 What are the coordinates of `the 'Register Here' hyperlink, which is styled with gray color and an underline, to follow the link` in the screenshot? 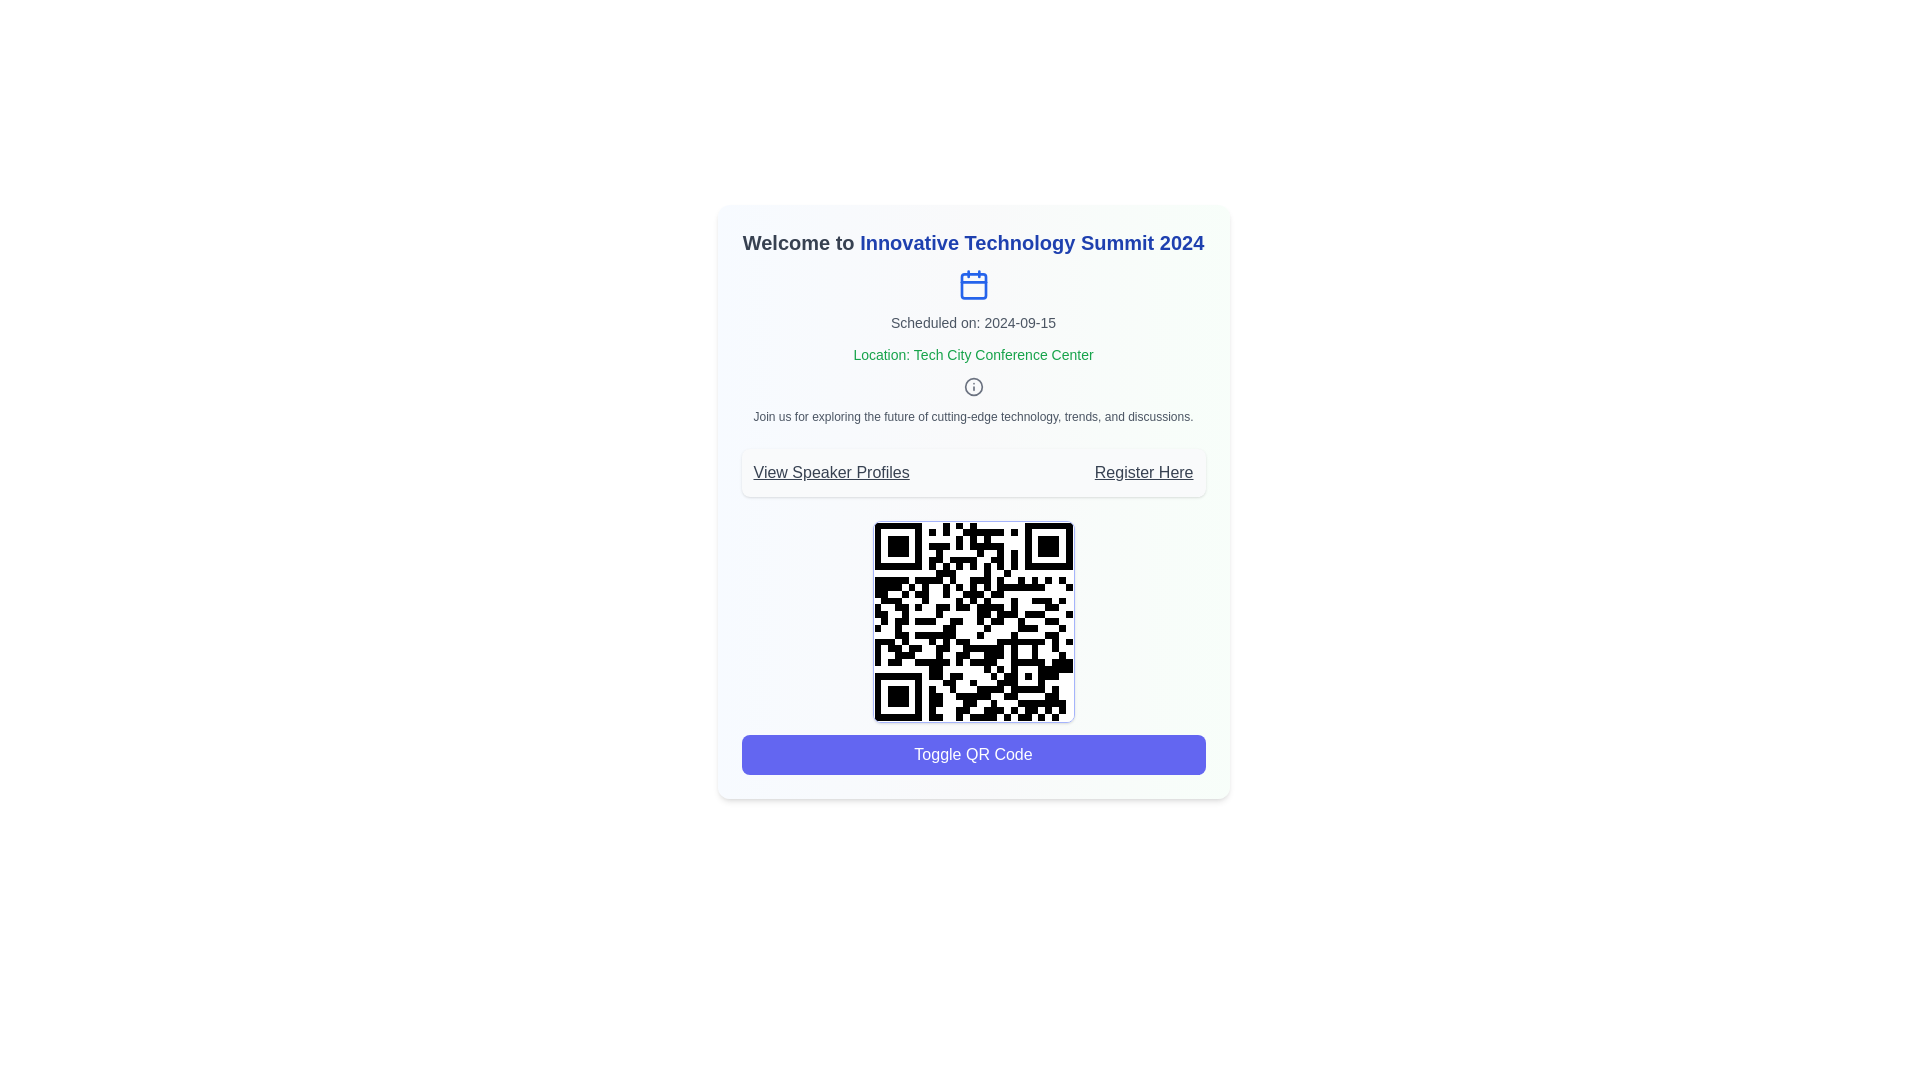 It's located at (1144, 473).